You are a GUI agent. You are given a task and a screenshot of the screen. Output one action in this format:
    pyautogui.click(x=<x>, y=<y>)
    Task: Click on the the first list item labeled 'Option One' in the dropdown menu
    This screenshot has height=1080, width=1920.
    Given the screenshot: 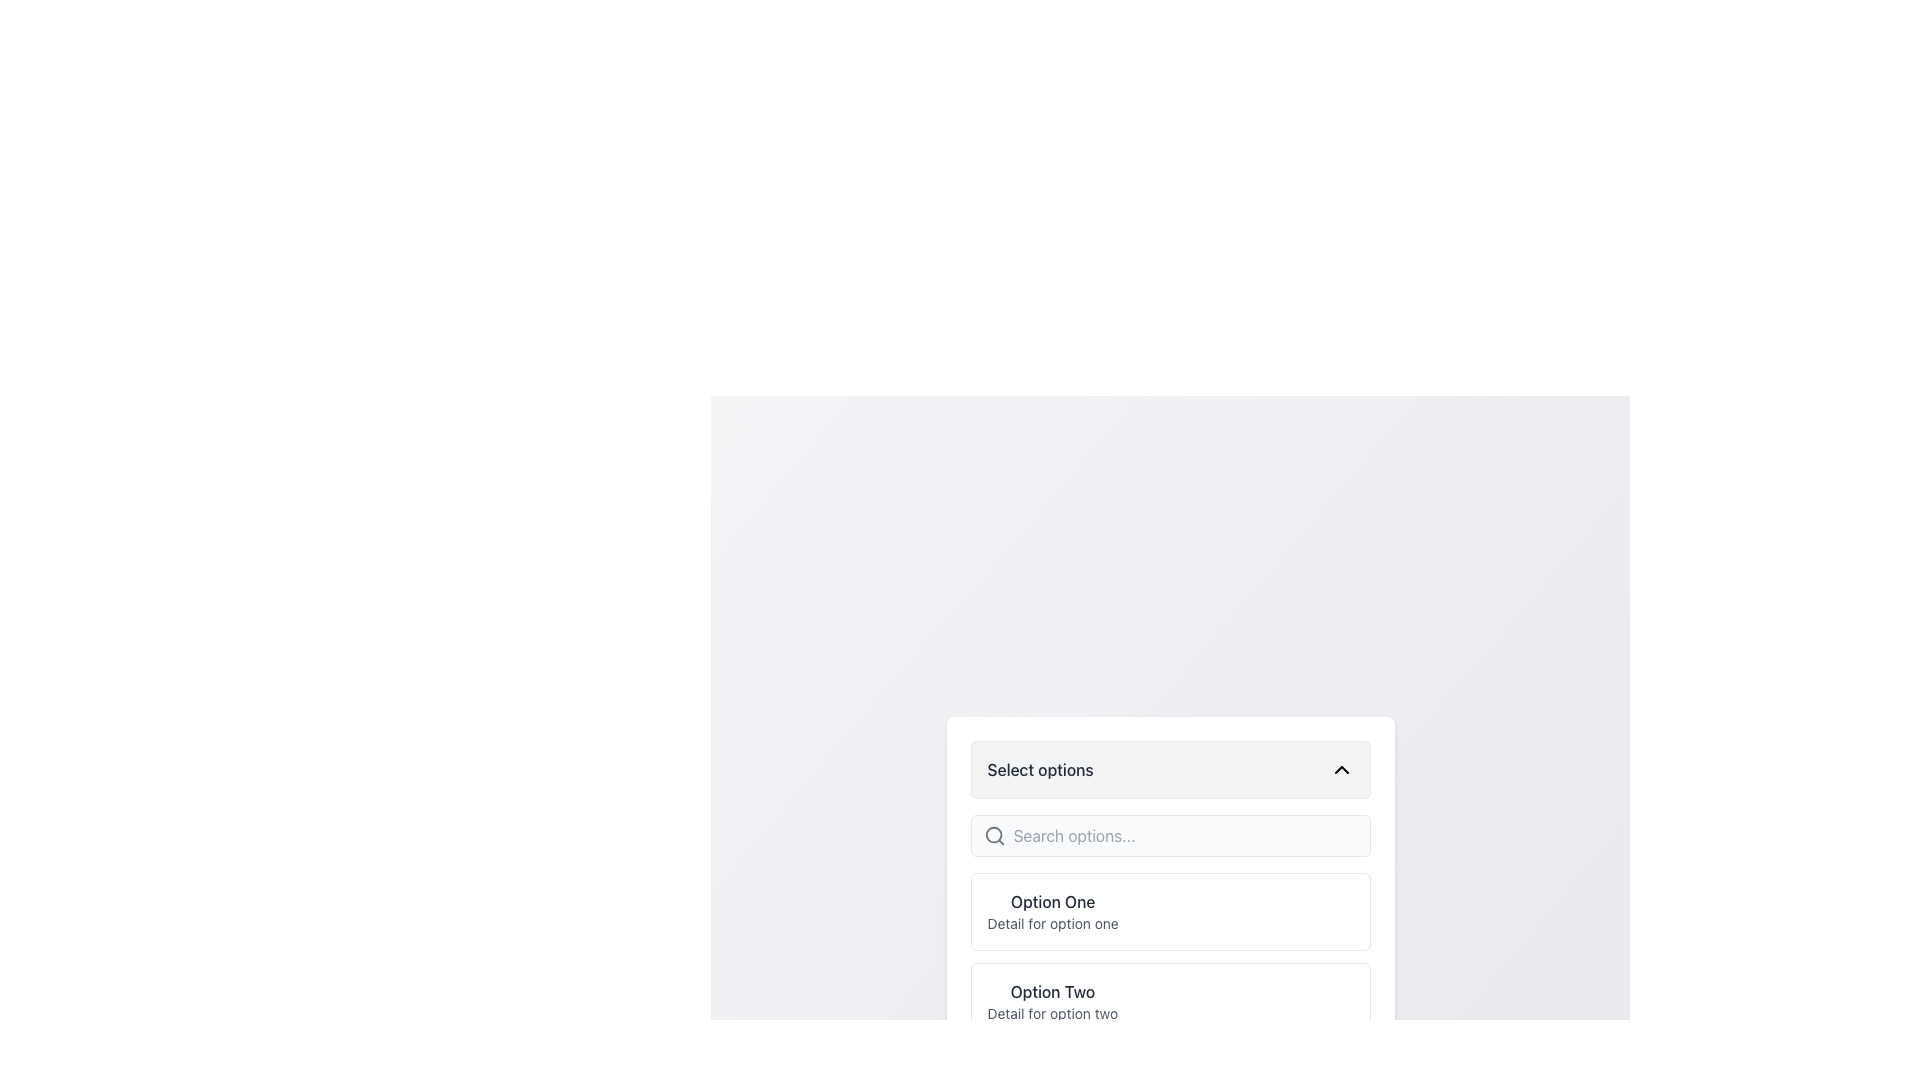 What is the action you would take?
    pyautogui.click(x=1052, y=911)
    